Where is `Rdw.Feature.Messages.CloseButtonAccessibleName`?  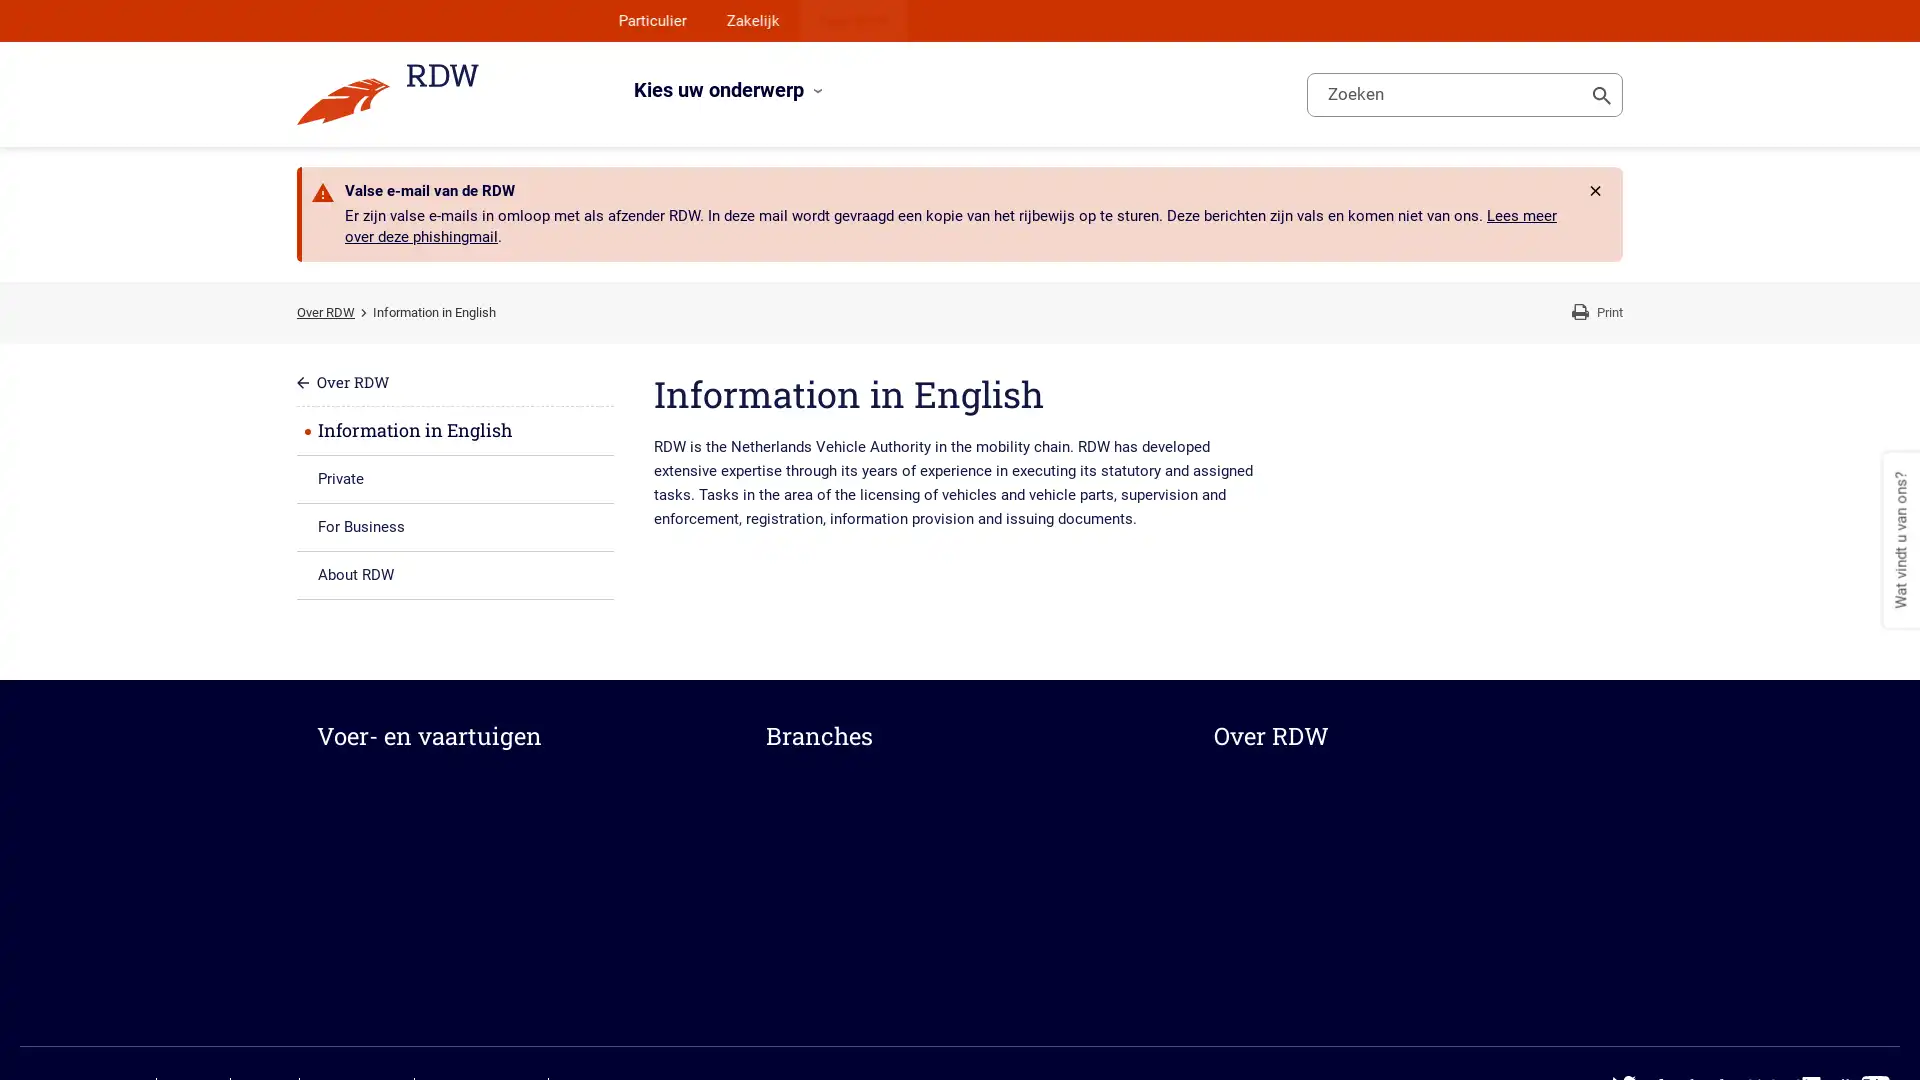 Rdw.Feature.Messages.CloseButtonAccessibleName is located at coordinates (1594, 191).